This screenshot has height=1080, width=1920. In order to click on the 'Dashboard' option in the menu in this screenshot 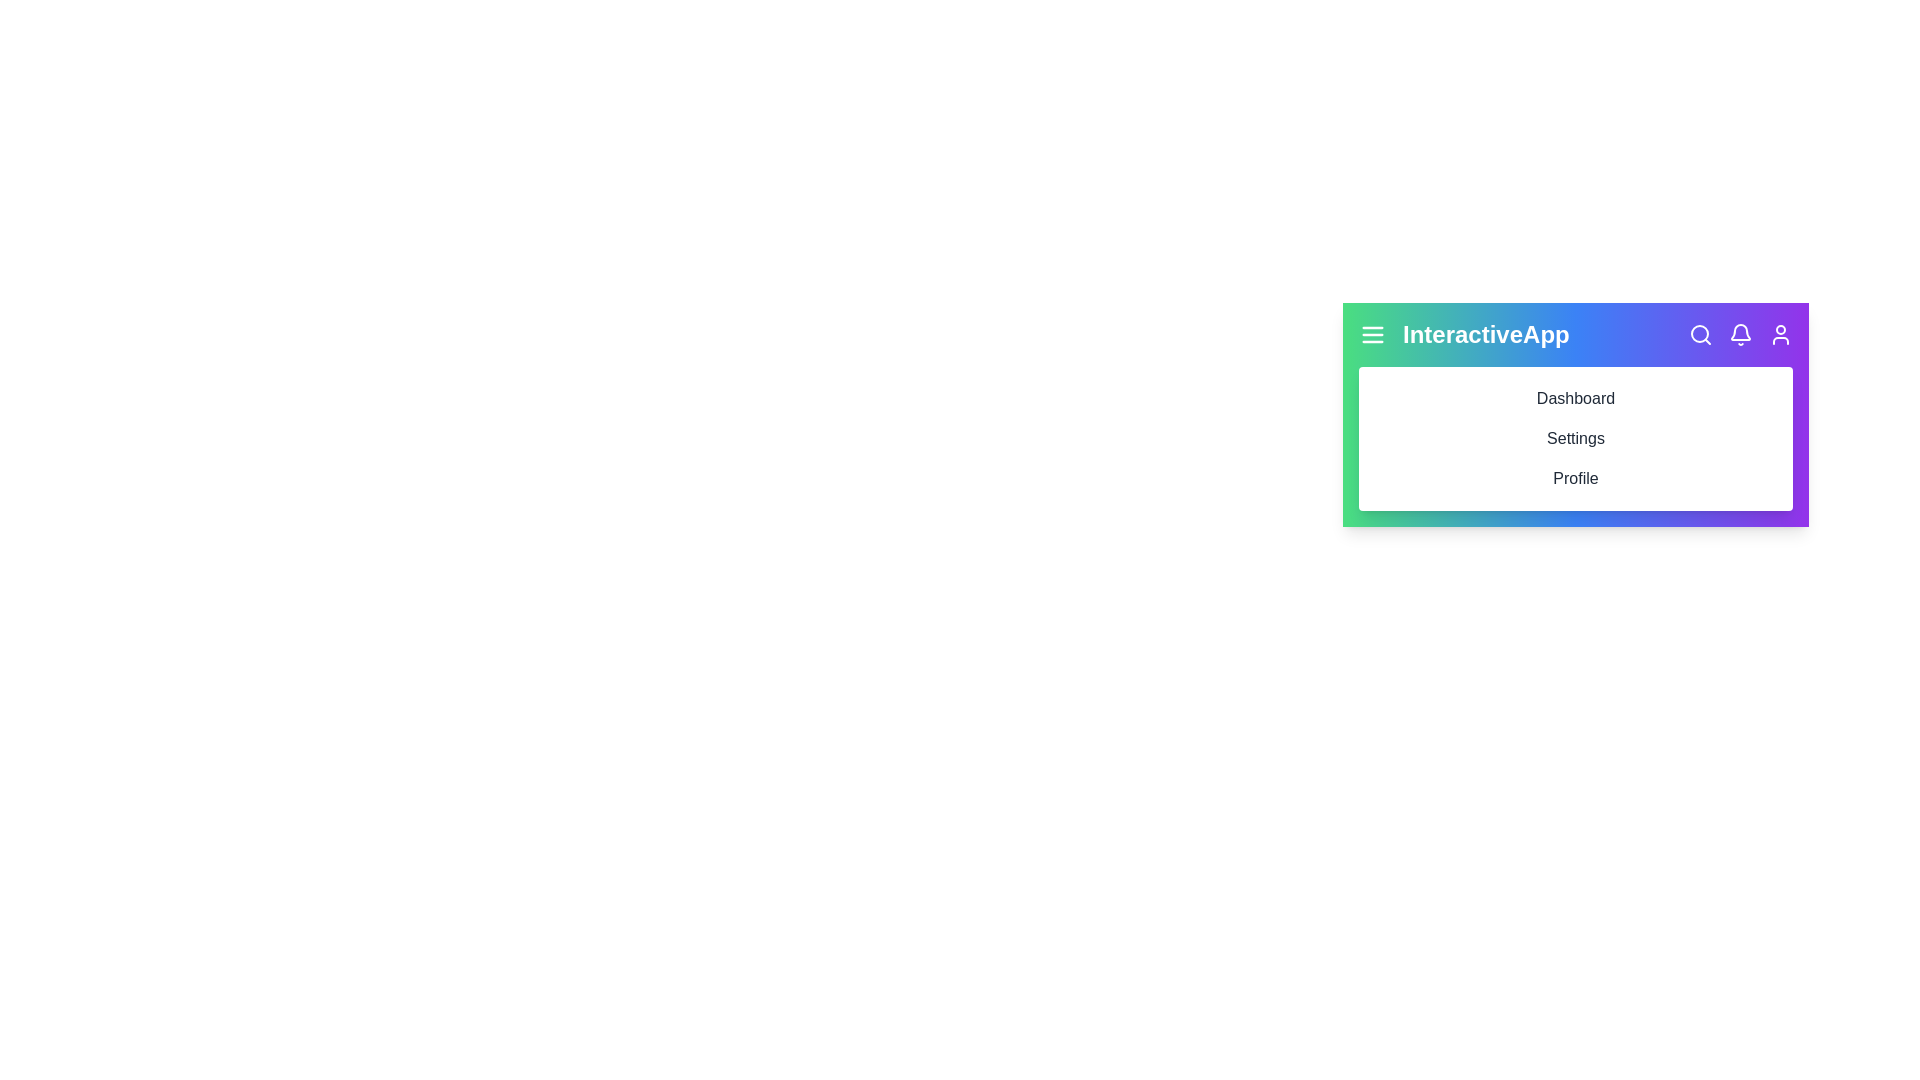, I will do `click(1574, 398)`.